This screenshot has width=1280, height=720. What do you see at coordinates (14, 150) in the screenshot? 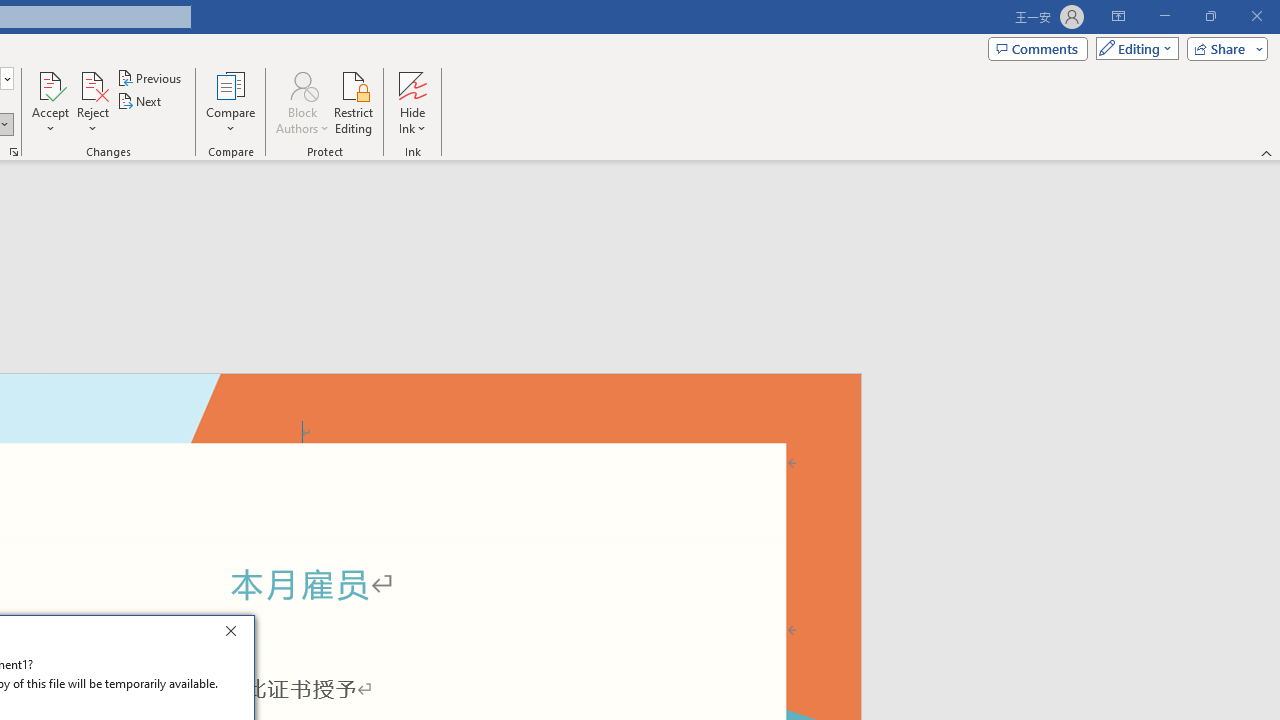
I see `'Change Tracking Options...'` at bounding box center [14, 150].